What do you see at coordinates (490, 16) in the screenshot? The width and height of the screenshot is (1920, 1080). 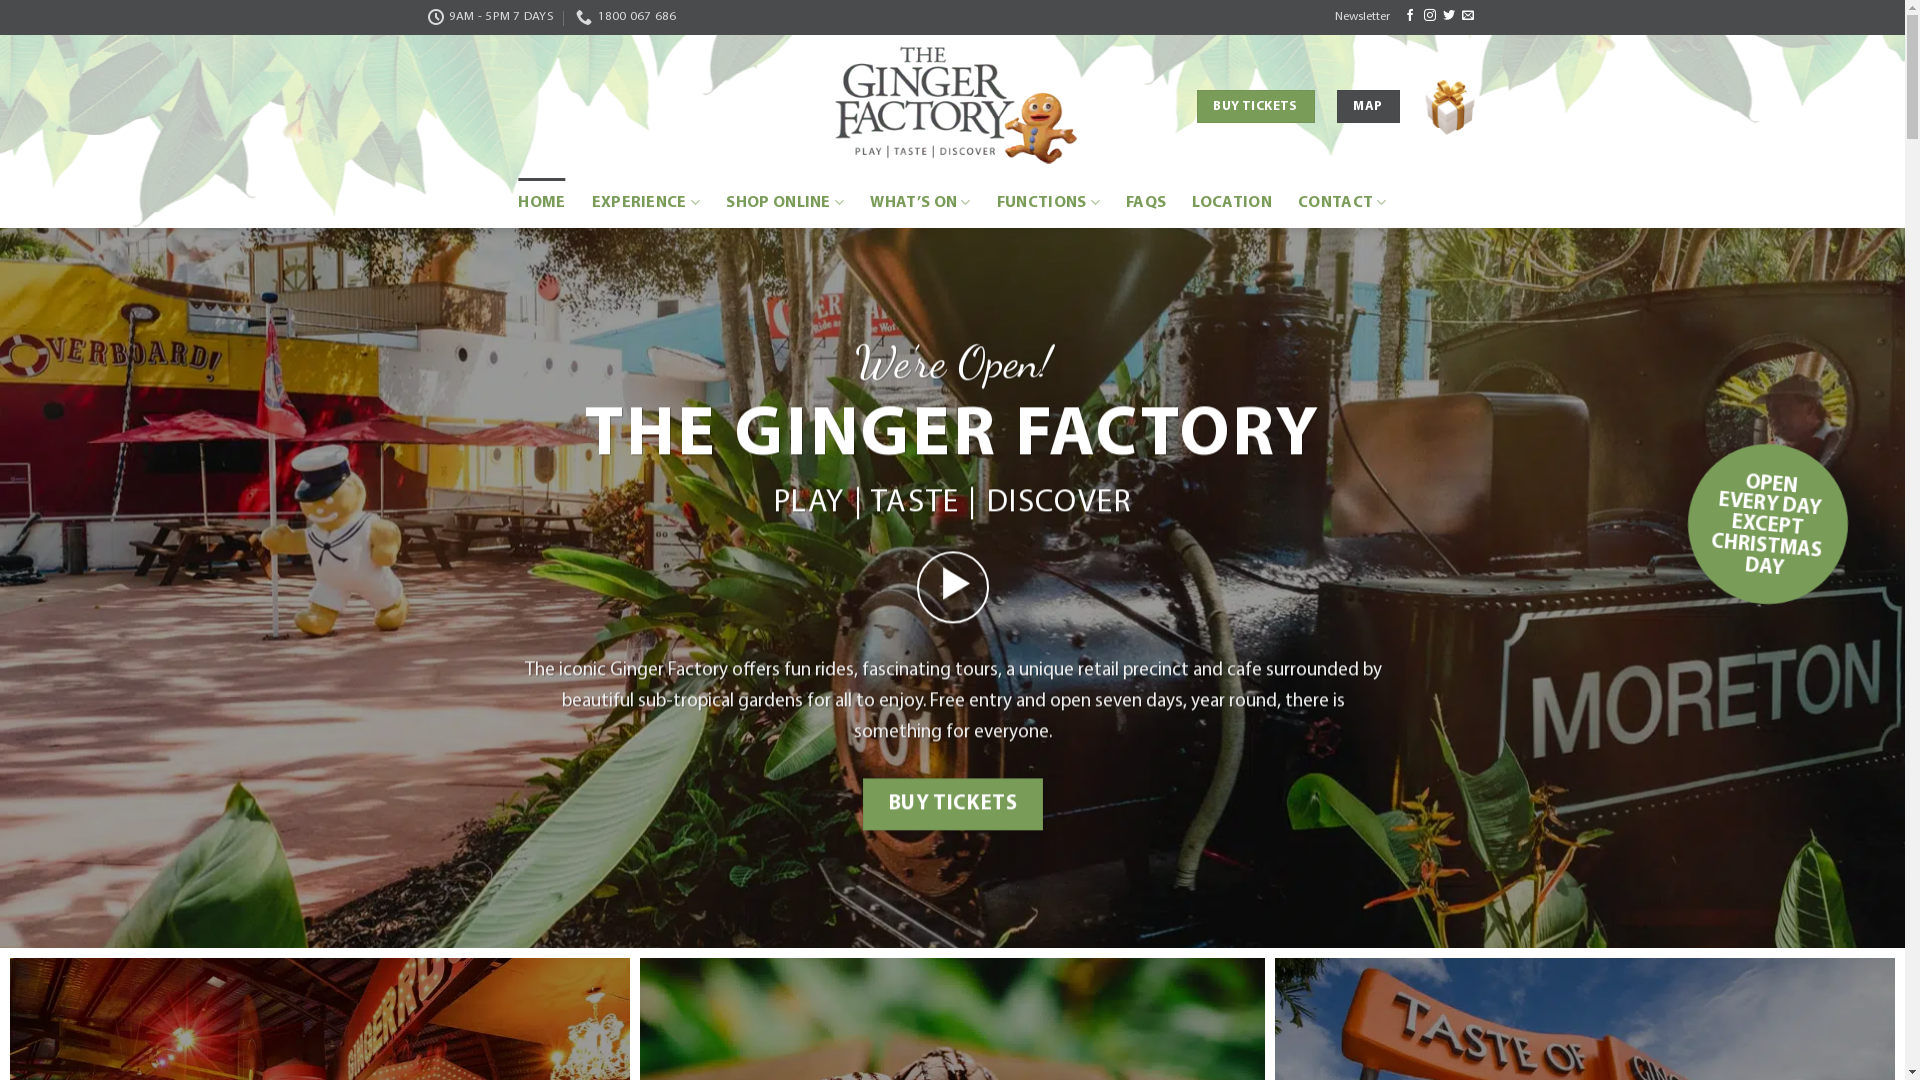 I see `'9AM - 5PM 7 DAYS'` at bounding box center [490, 16].